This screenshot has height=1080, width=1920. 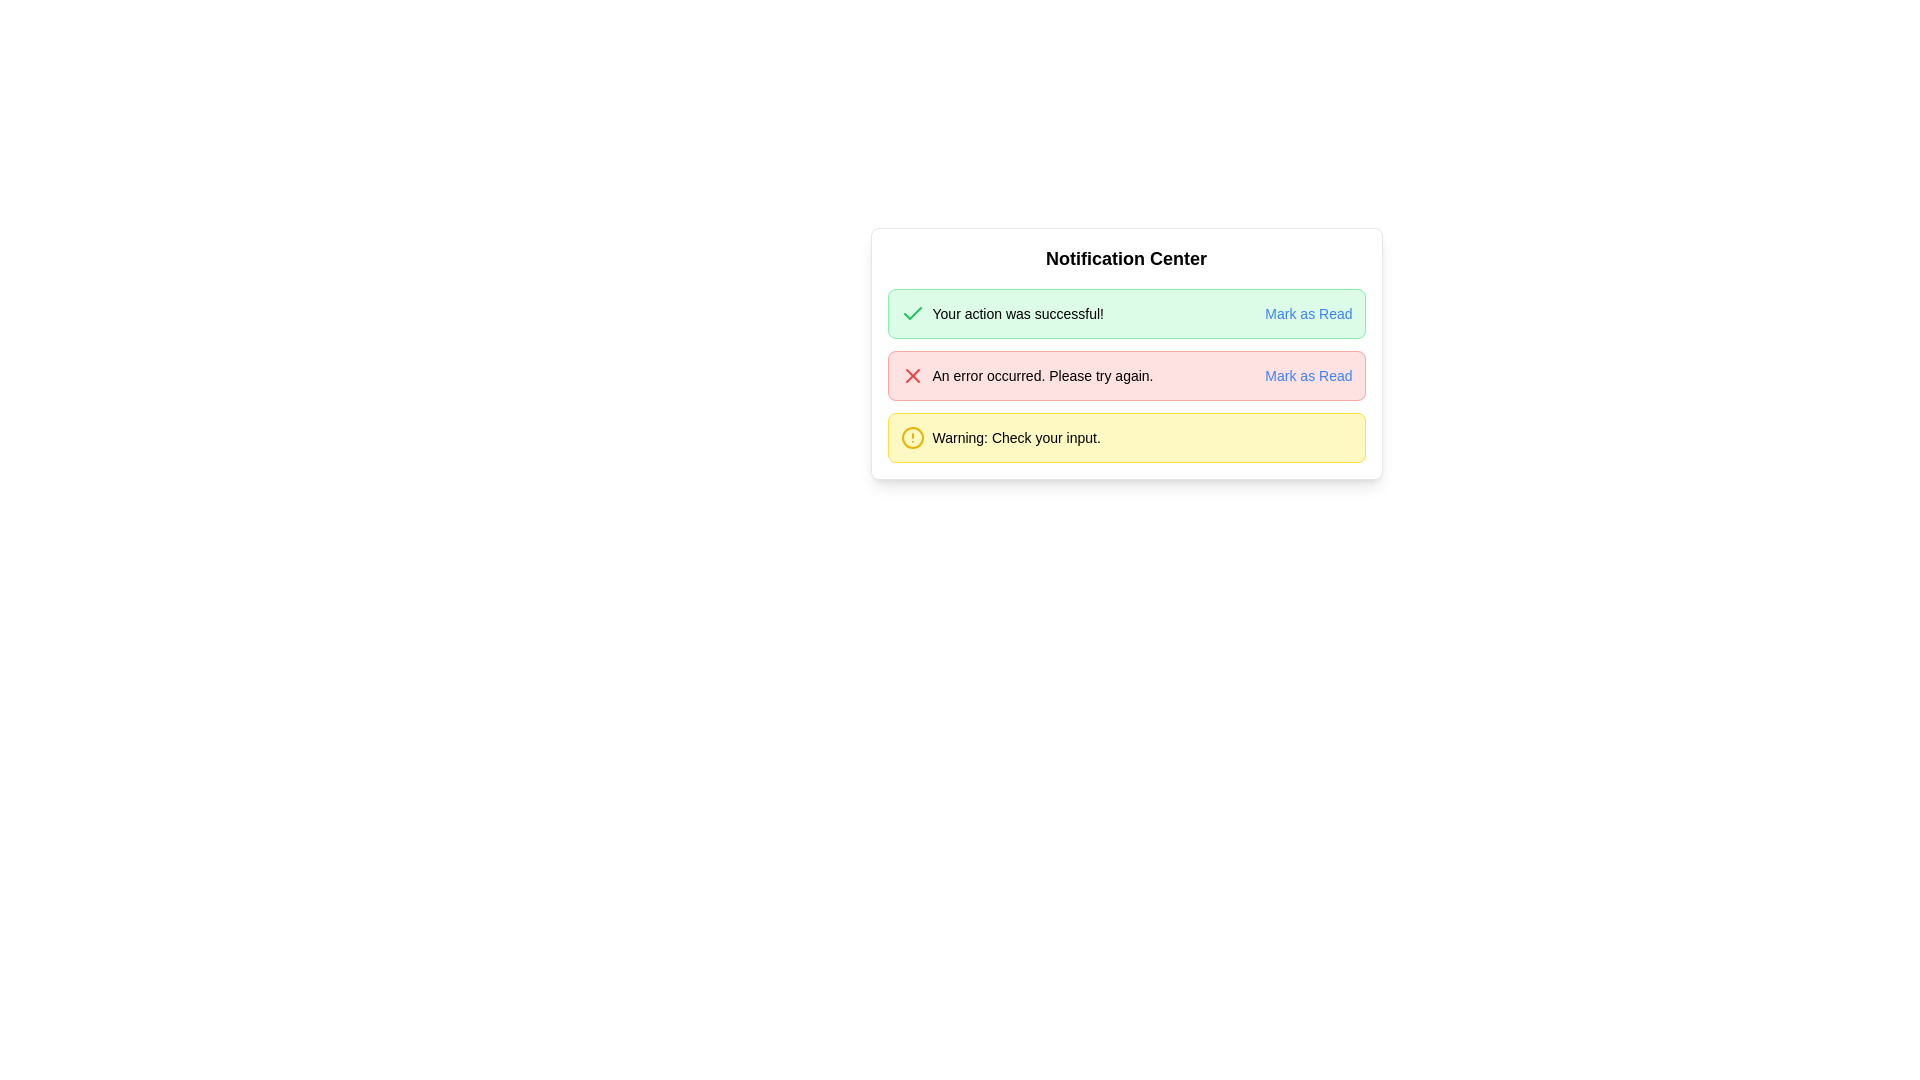 What do you see at coordinates (1126, 437) in the screenshot?
I see `message content of the Notification card, which serves as a warning notification located in the notification center, specifically the third card in the vertical stack` at bounding box center [1126, 437].